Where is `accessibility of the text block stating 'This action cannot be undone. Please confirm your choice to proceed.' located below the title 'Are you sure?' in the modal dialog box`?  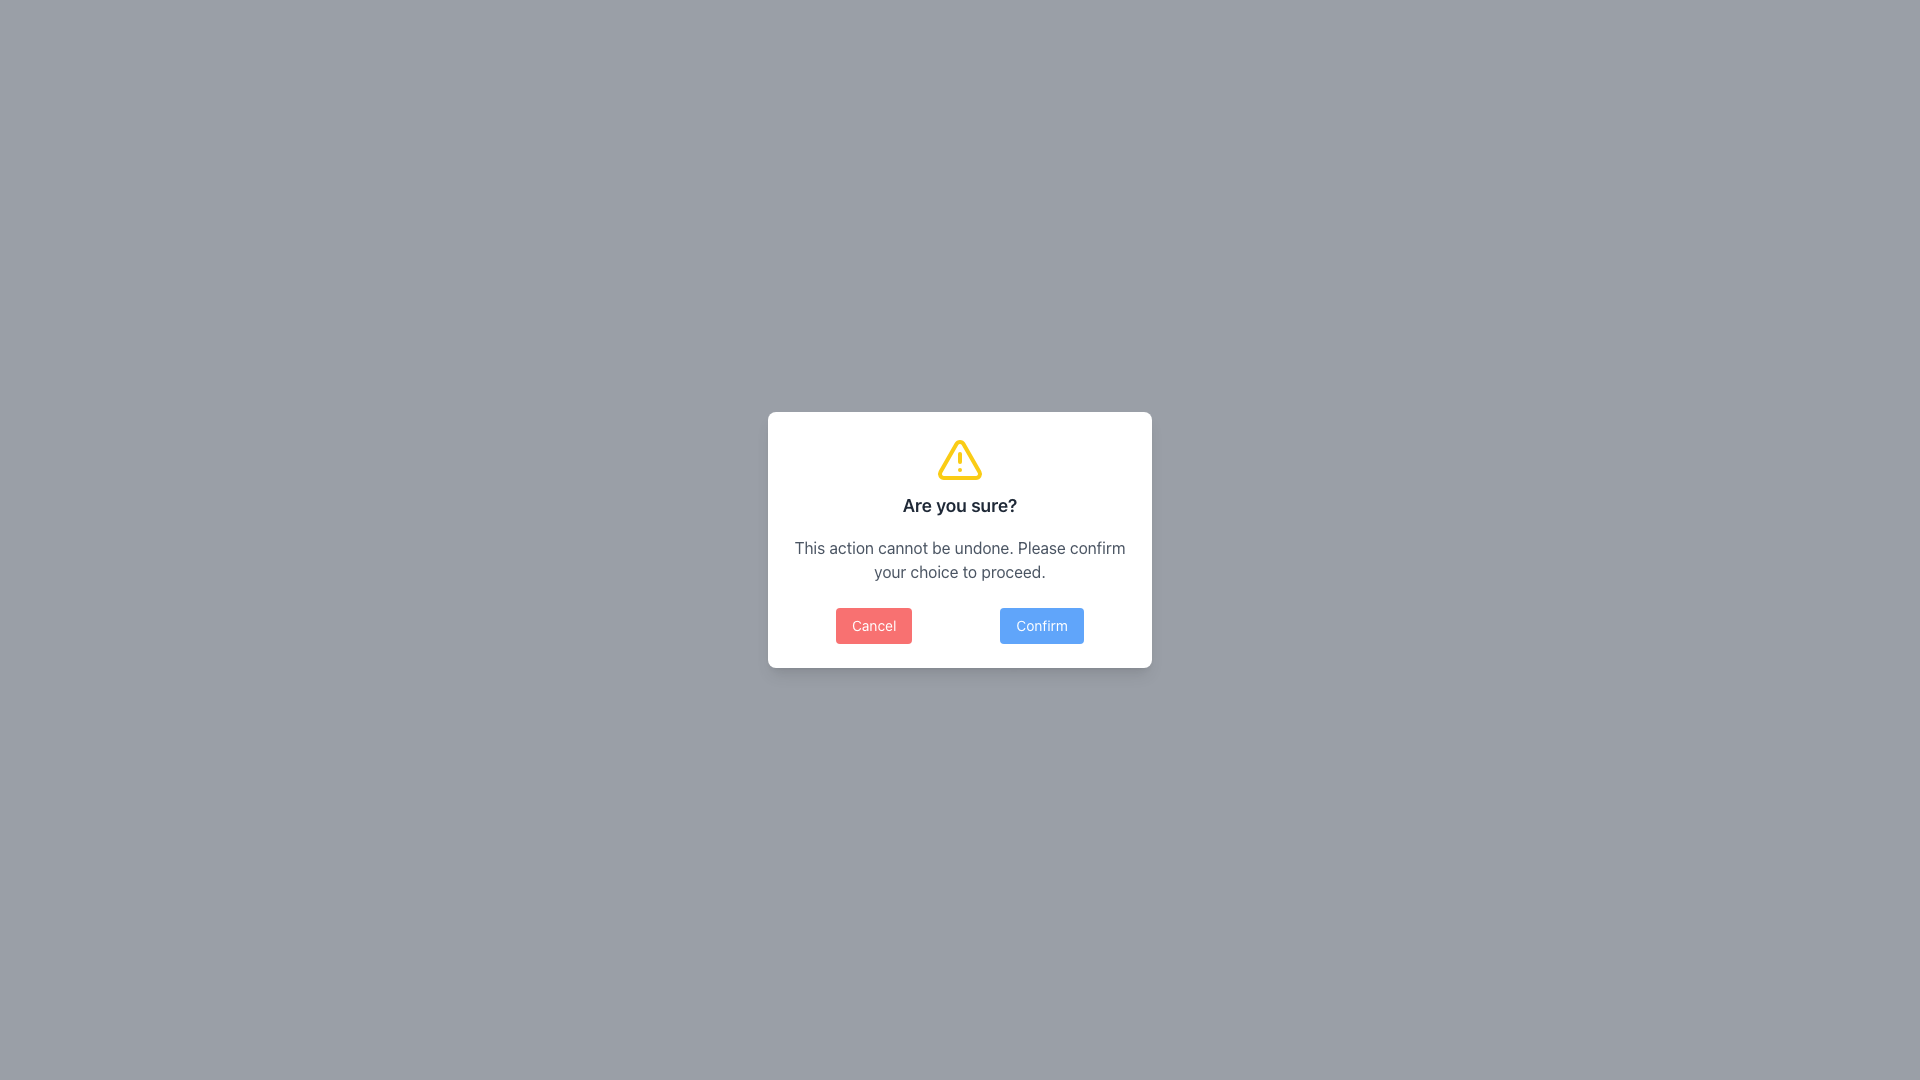
accessibility of the text block stating 'This action cannot be undone. Please confirm your choice to proceed.' located below the title 'Are you sure?' in the modal dialog box is located at coordinates (960, 559).